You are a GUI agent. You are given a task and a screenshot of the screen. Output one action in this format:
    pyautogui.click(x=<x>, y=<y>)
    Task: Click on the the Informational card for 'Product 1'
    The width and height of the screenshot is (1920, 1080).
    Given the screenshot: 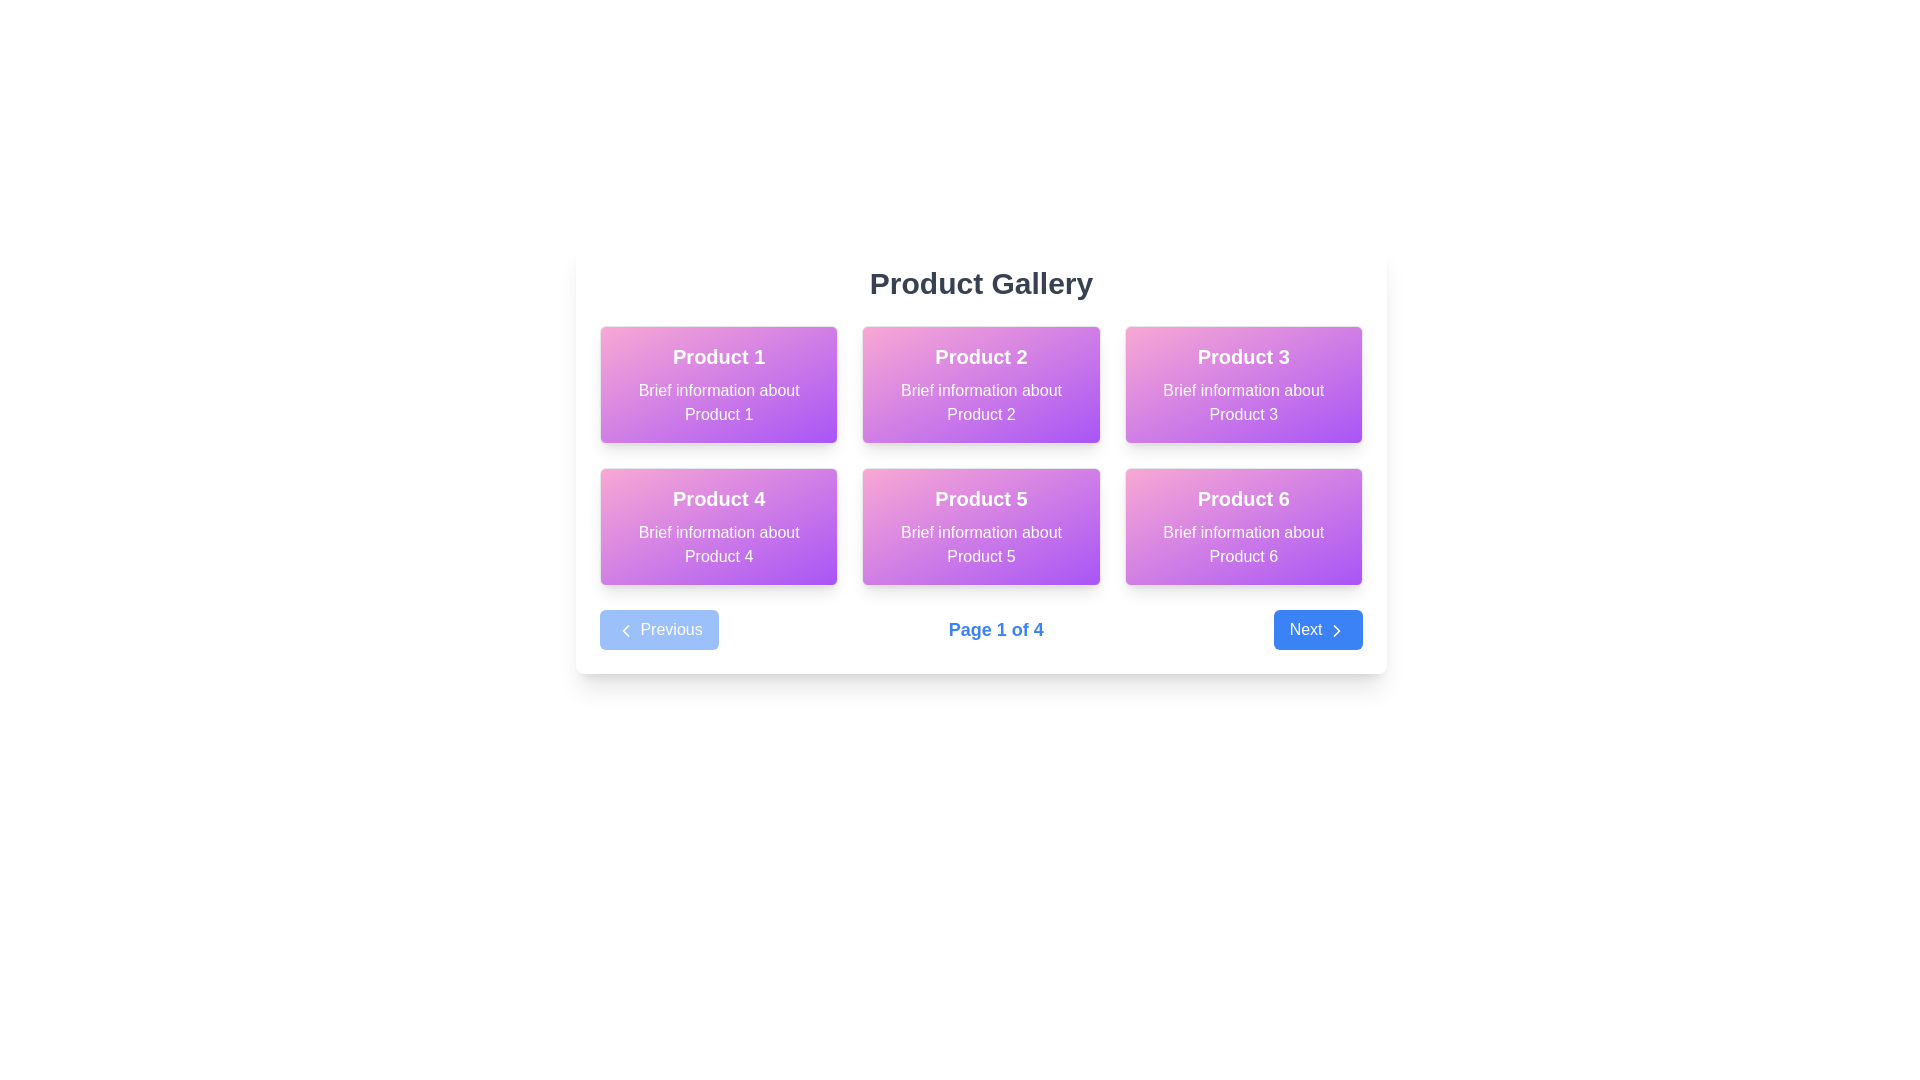 What is the action you would take?
    pyautogui.click(x=719, y=385)
    